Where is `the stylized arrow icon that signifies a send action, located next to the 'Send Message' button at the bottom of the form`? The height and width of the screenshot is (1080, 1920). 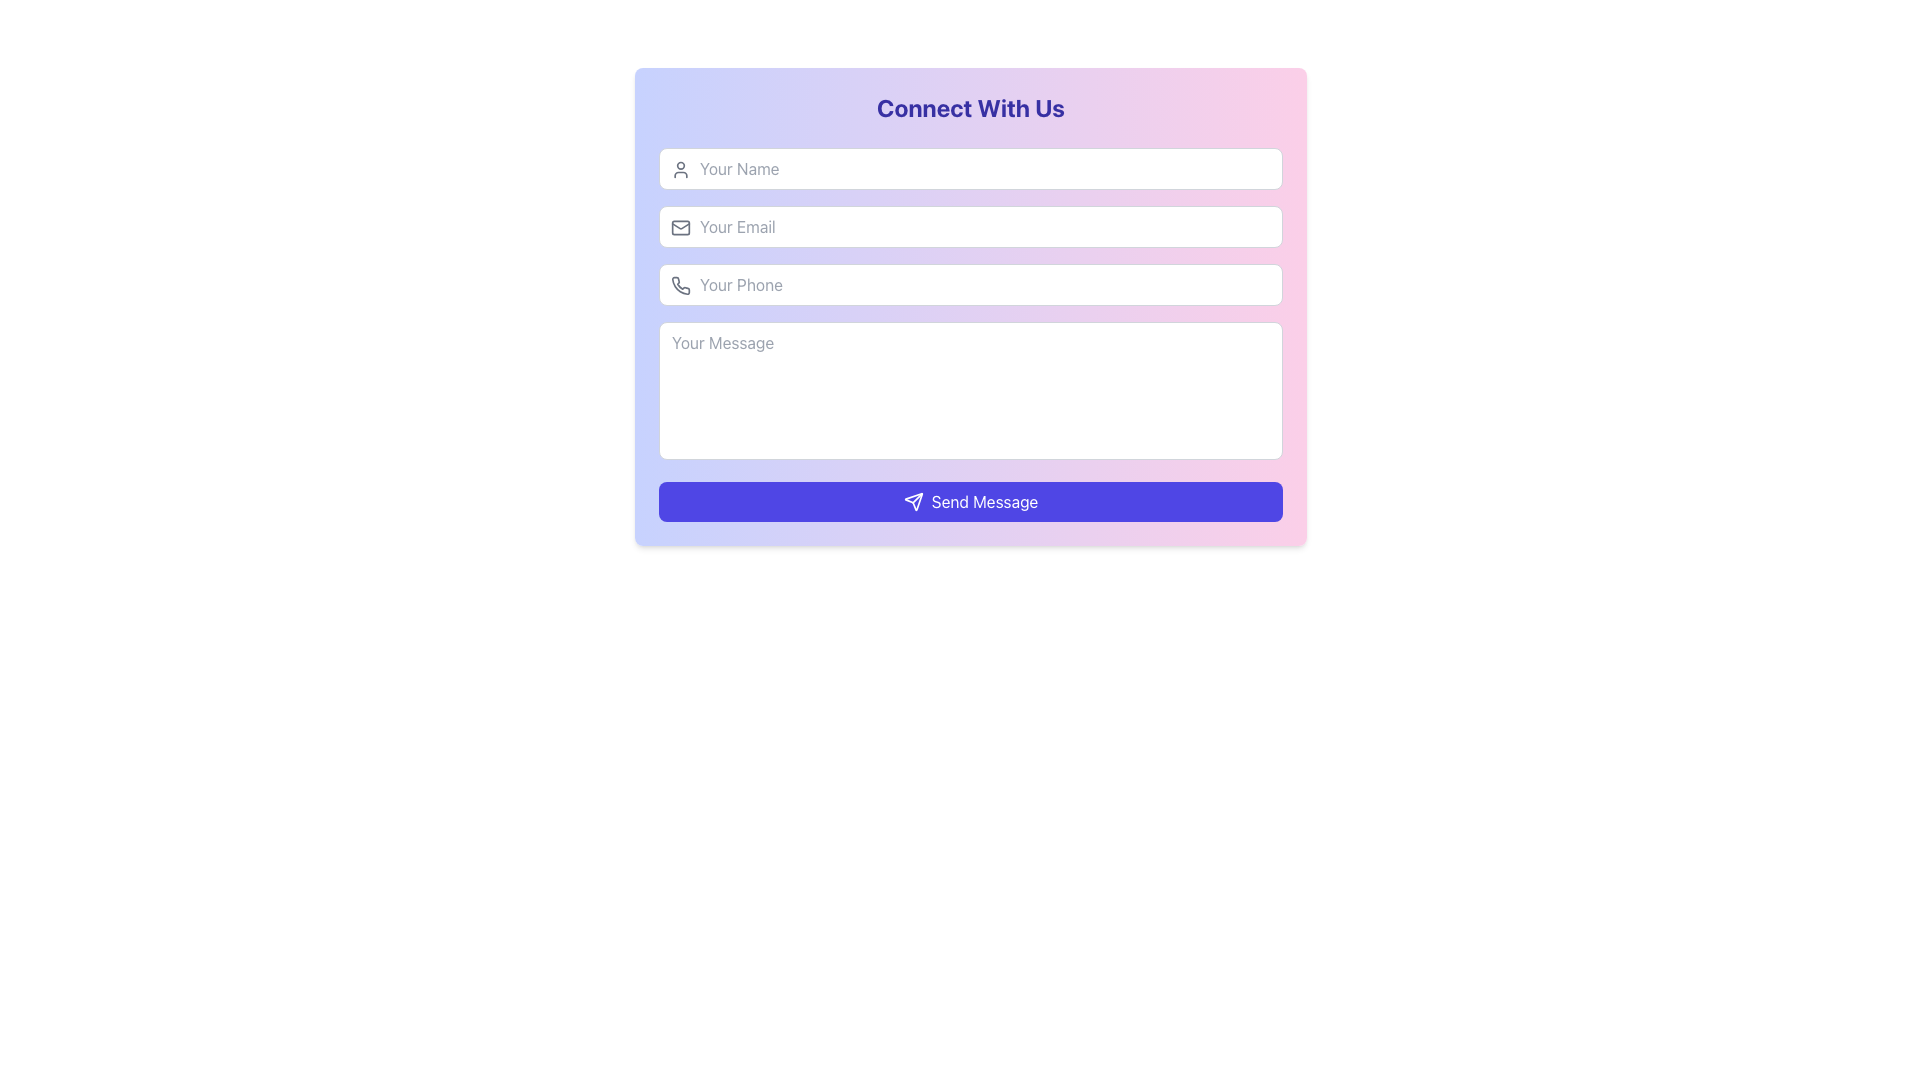
the stylized arrow icon that signifies a send action, located next to the 'Send Message' button at the bottom of the form is located at coordinates (912, 500).